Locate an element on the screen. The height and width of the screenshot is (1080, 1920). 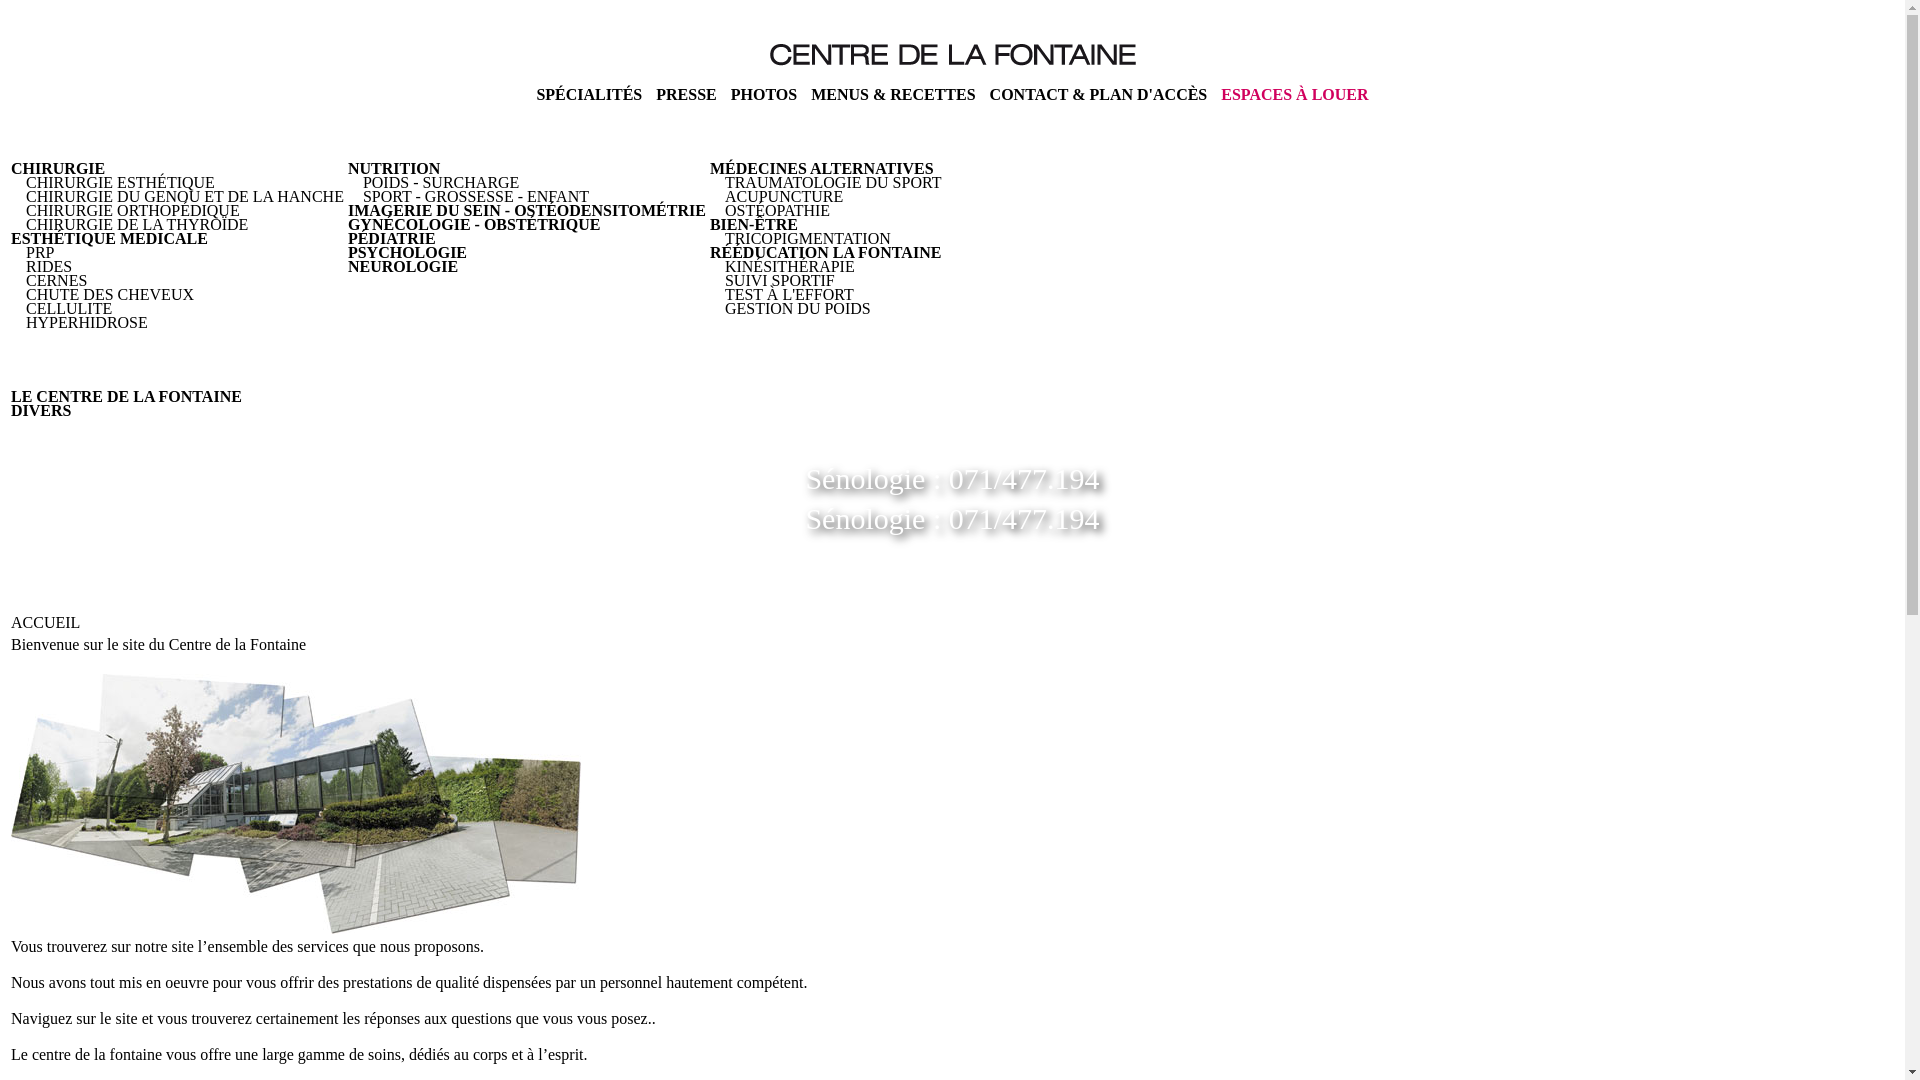
'PRESSE' is located at coordinates (656, 94).